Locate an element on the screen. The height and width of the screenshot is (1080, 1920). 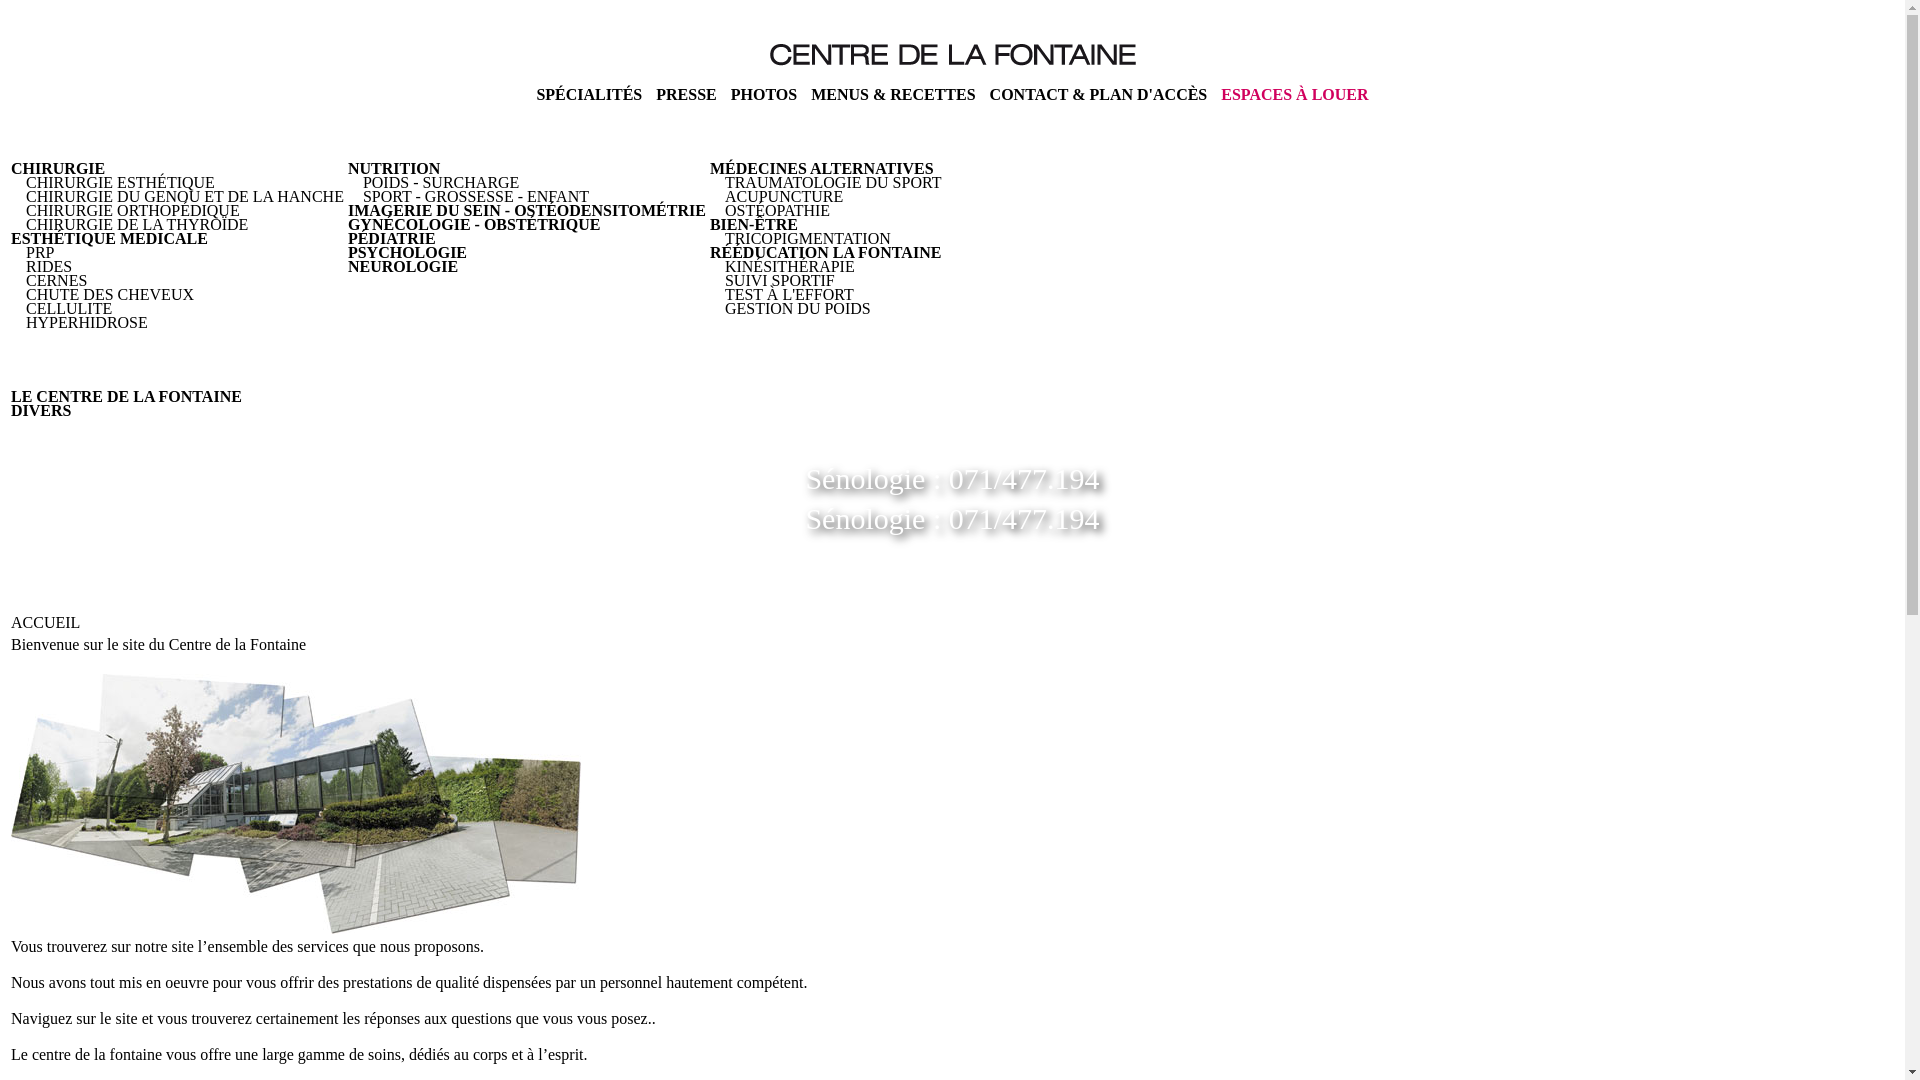
'PRESSE' is located at coordinates (656, 94).